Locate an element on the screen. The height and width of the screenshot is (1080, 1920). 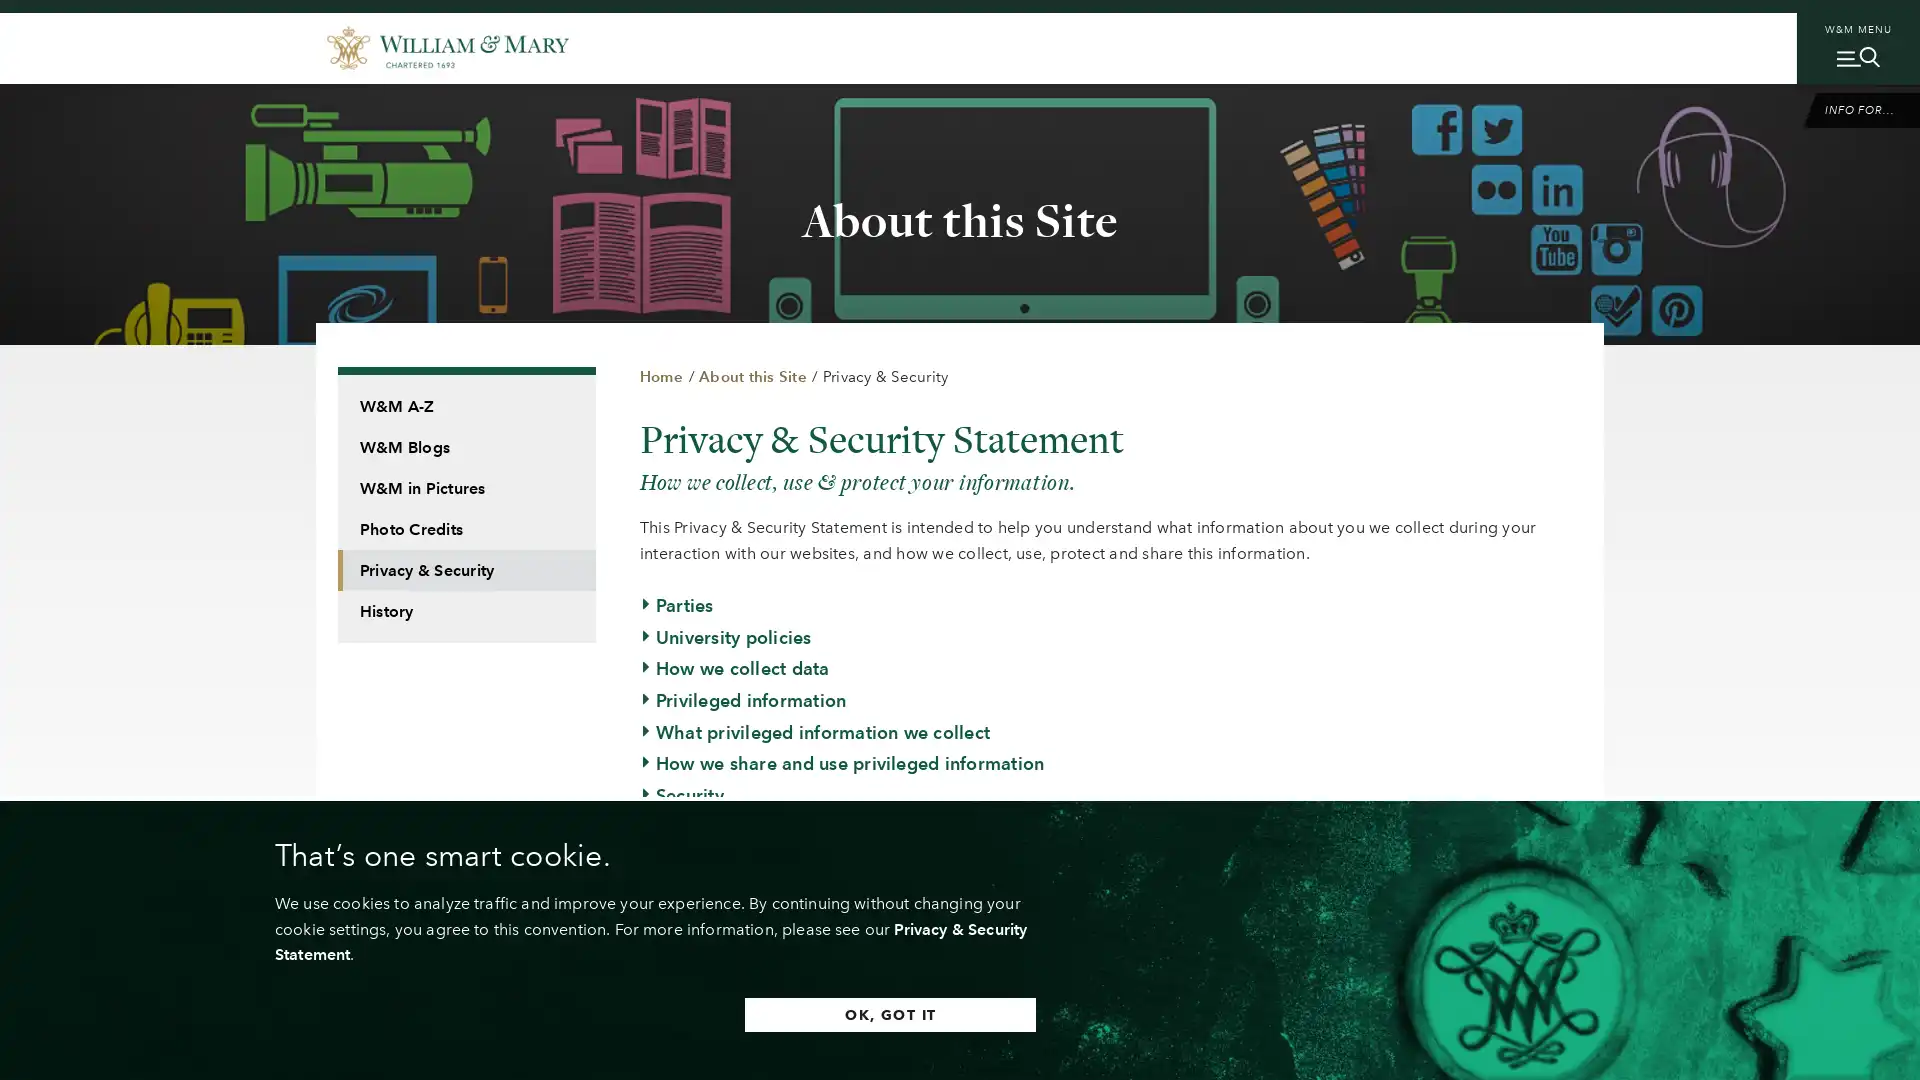
Changes to our privacy & security policy statement is located at coordinates (864, 889).